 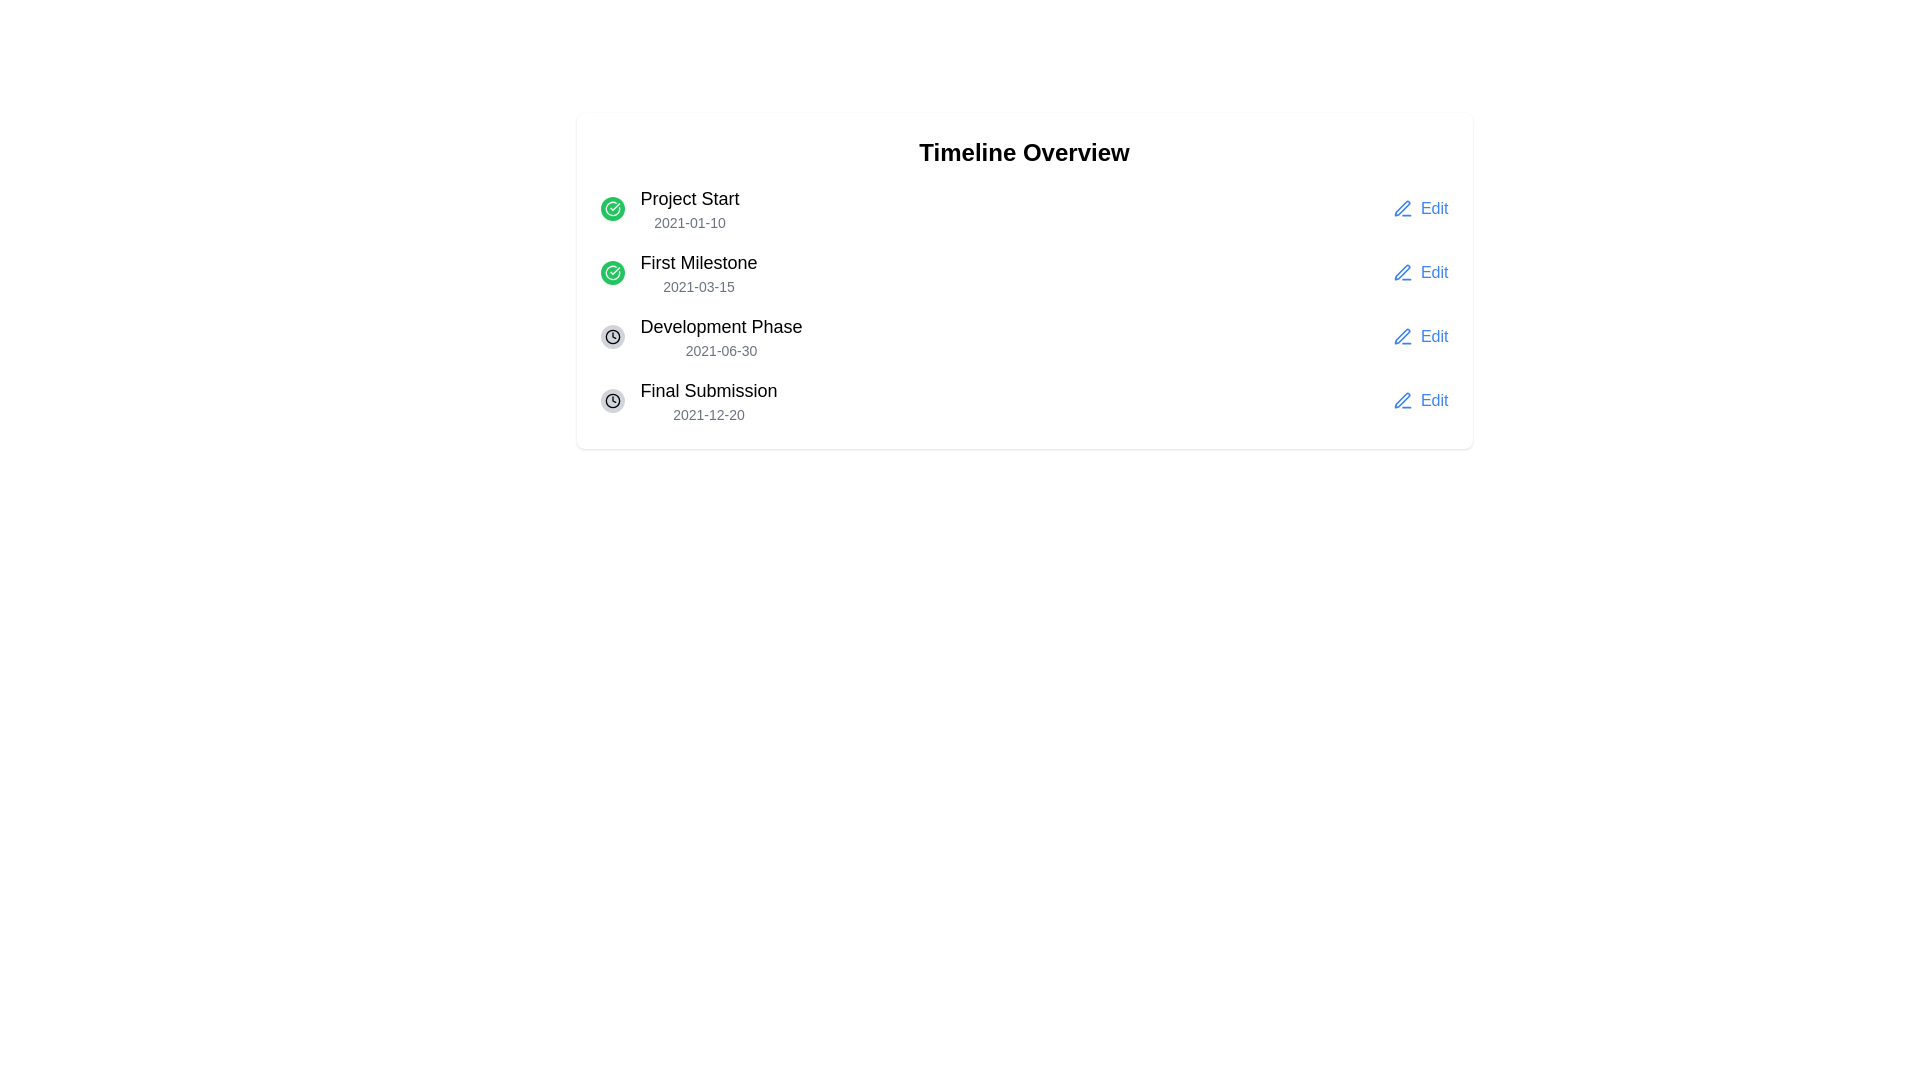 I want to click on displayed text of the second milestone entry in the vertical timeline list under 'Timeline Overview', which shows information about a specific timeline milestone including its title and associated date, so click(x=699, y=273).